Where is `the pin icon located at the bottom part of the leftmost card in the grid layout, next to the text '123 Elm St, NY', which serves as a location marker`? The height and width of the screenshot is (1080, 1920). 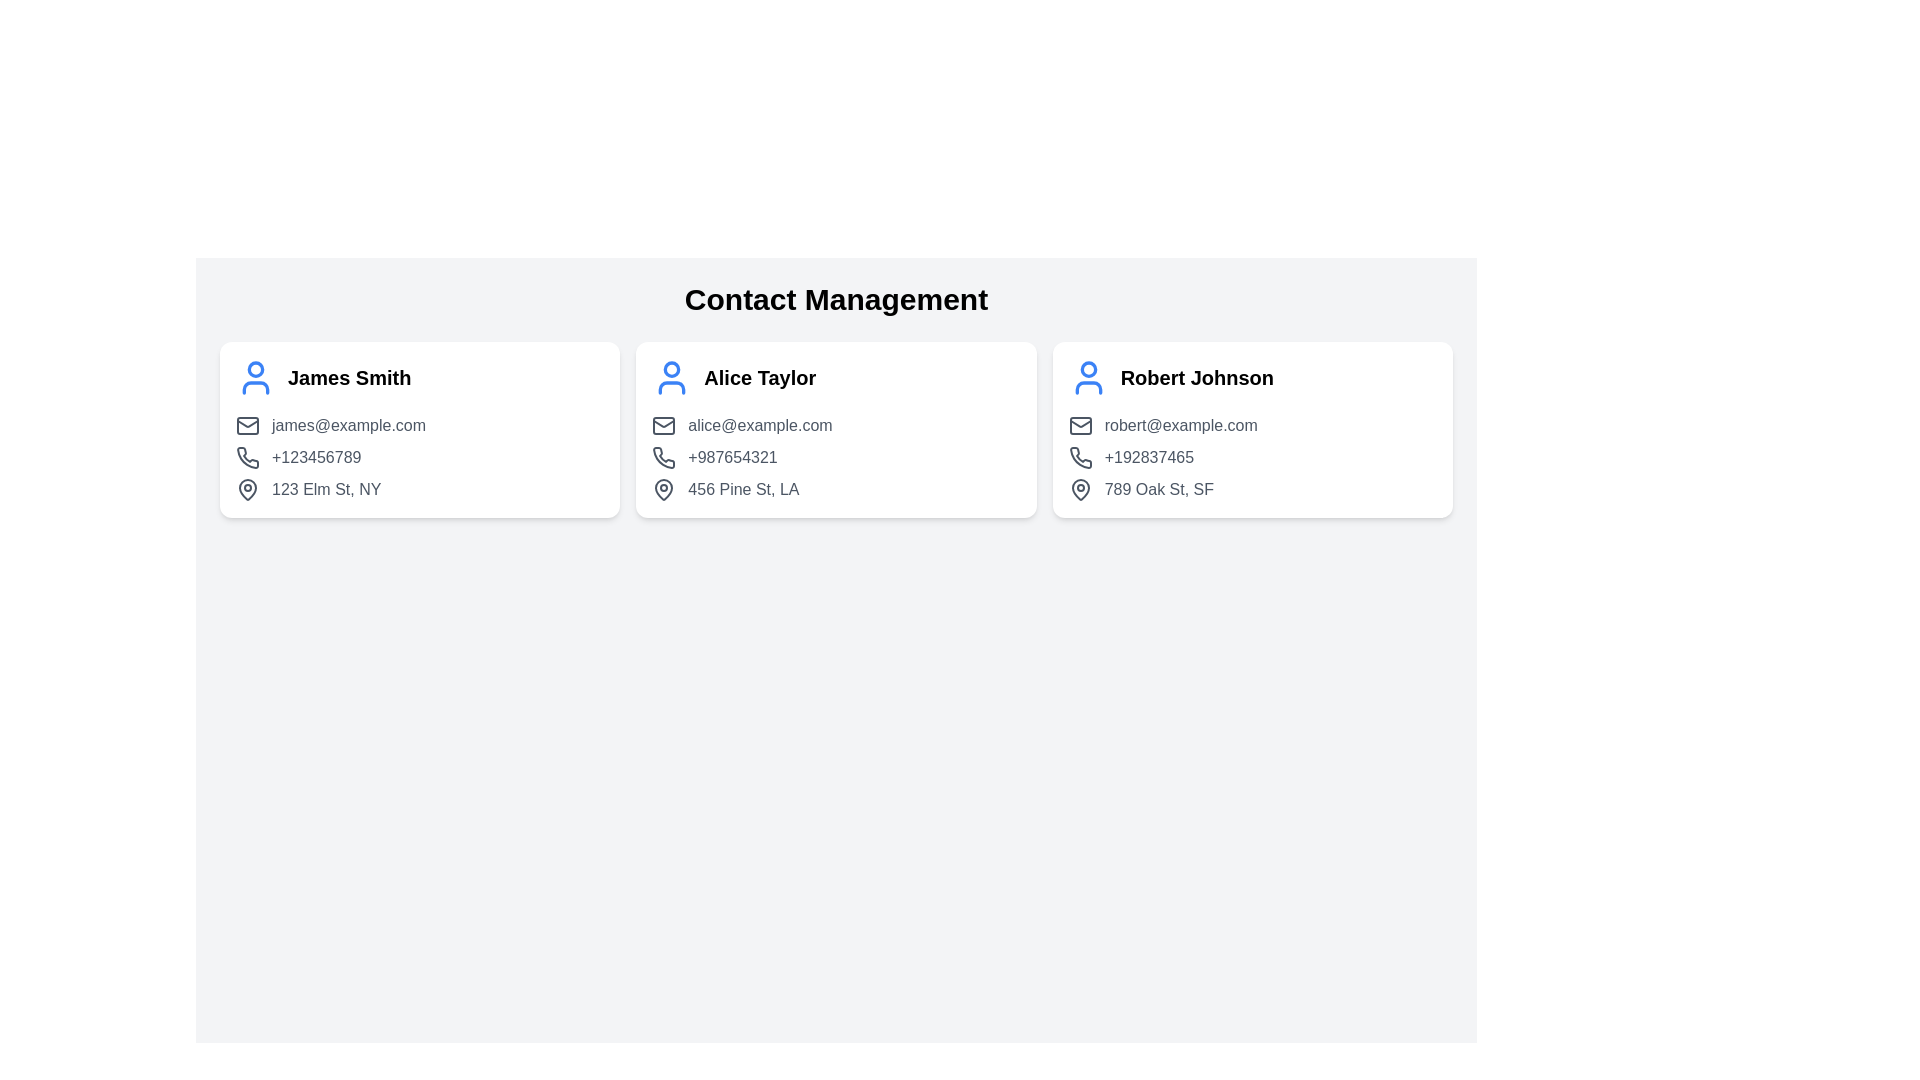
the pin icon located at the bottom part of the leftmost card in the grid layout, next to the text '123 Elm St, NY', which serves as a location marker is located at coordinates (247, 489).